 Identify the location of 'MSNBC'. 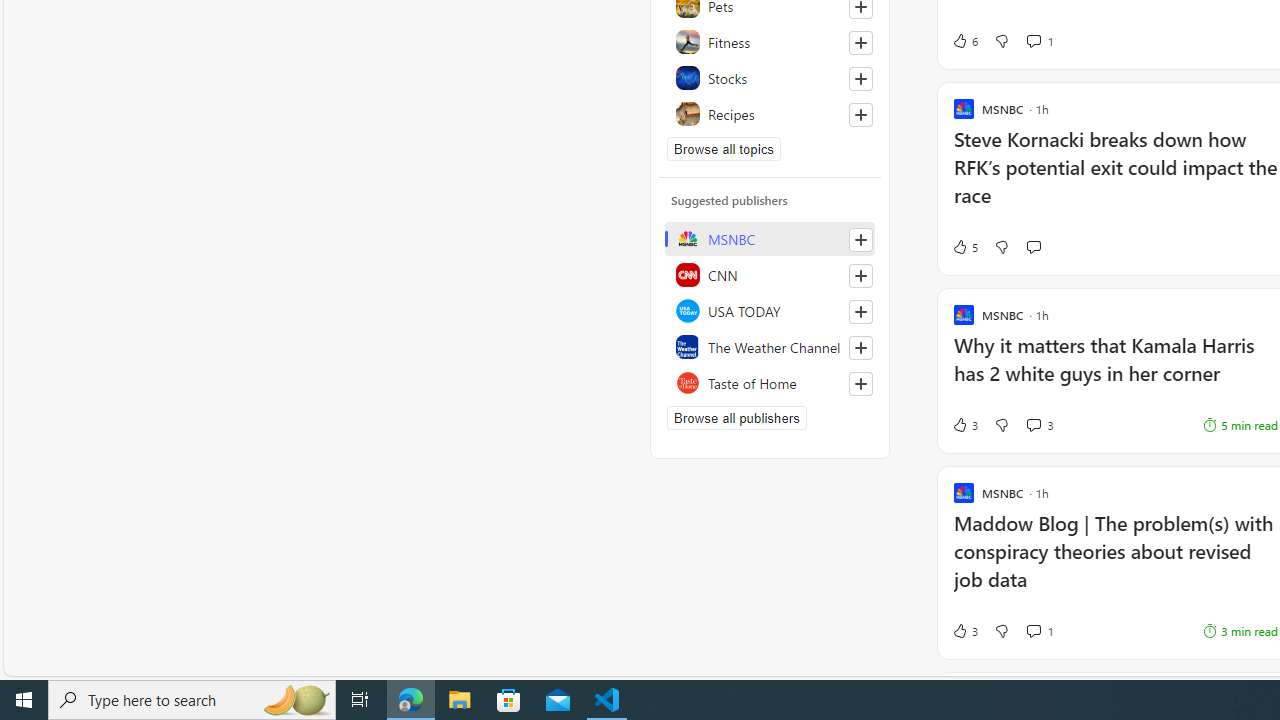
(769, 238).